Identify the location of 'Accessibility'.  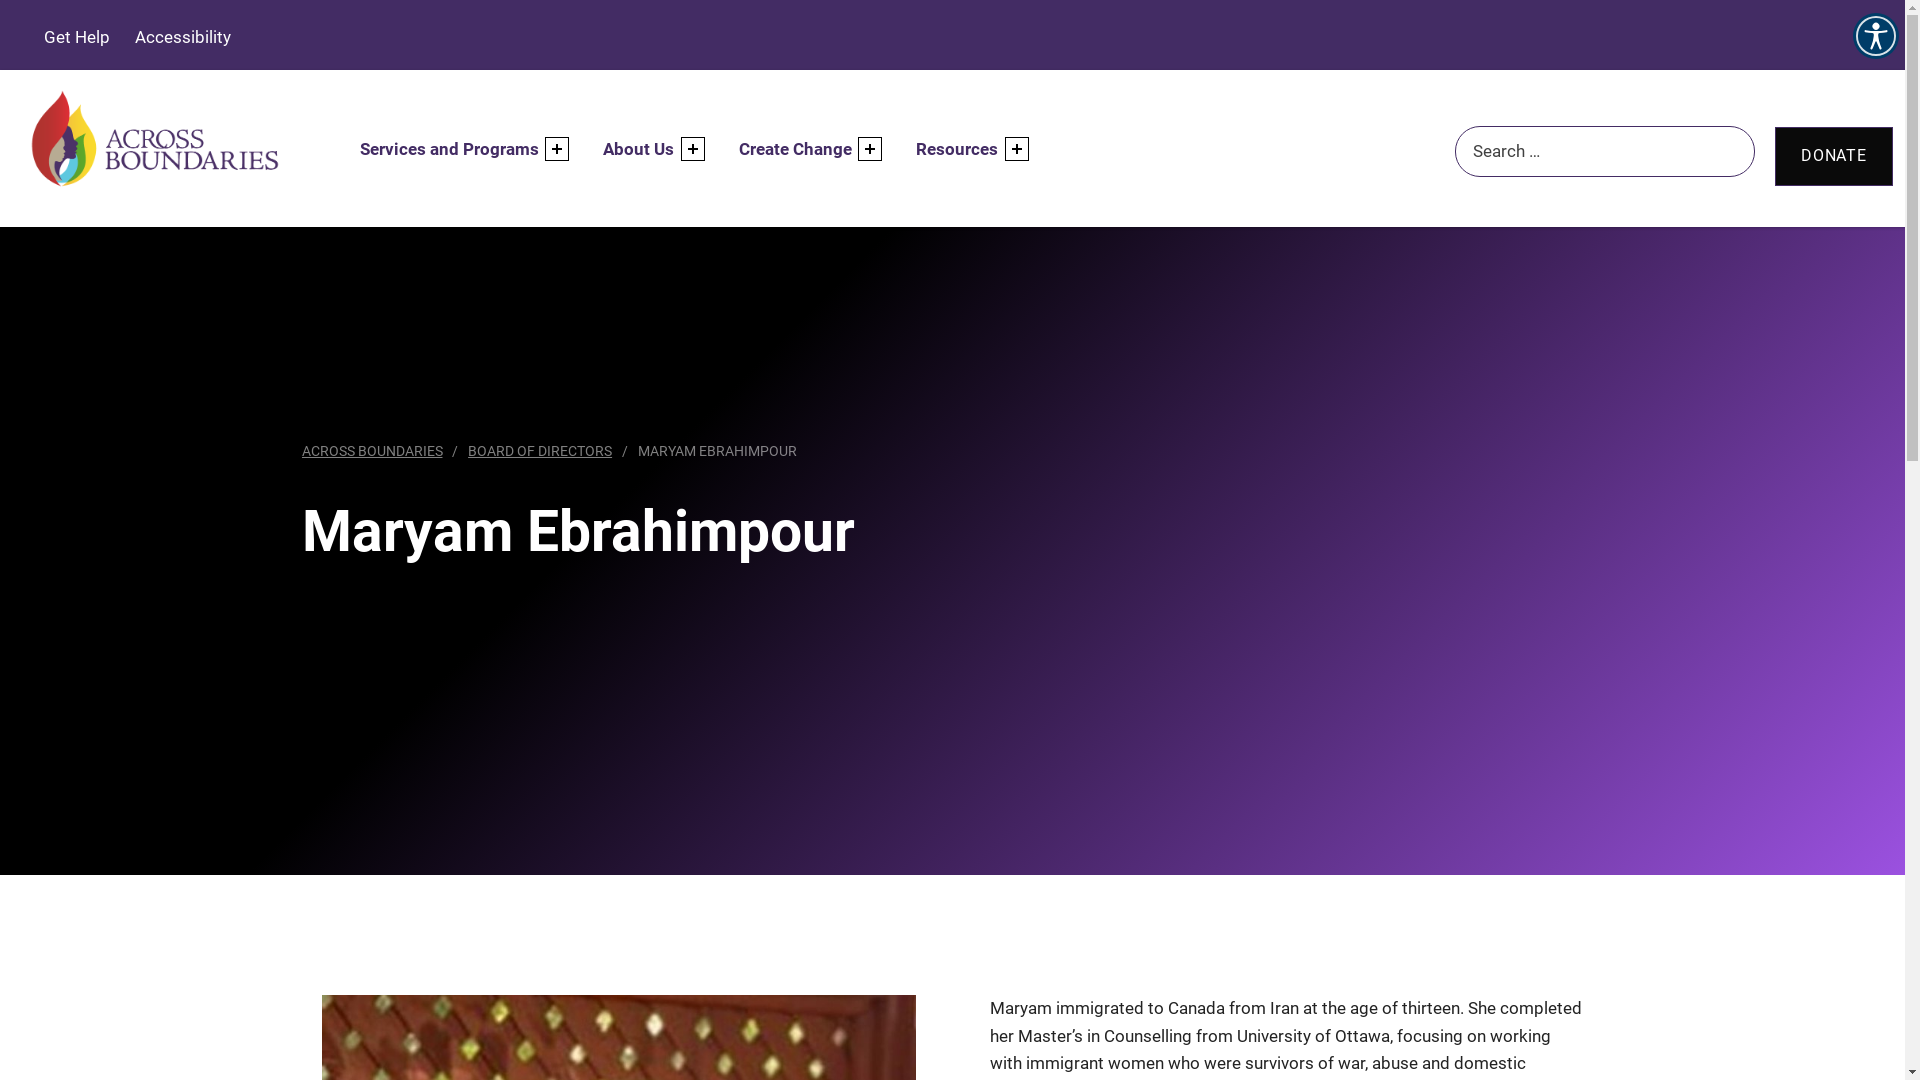
(172, 37).